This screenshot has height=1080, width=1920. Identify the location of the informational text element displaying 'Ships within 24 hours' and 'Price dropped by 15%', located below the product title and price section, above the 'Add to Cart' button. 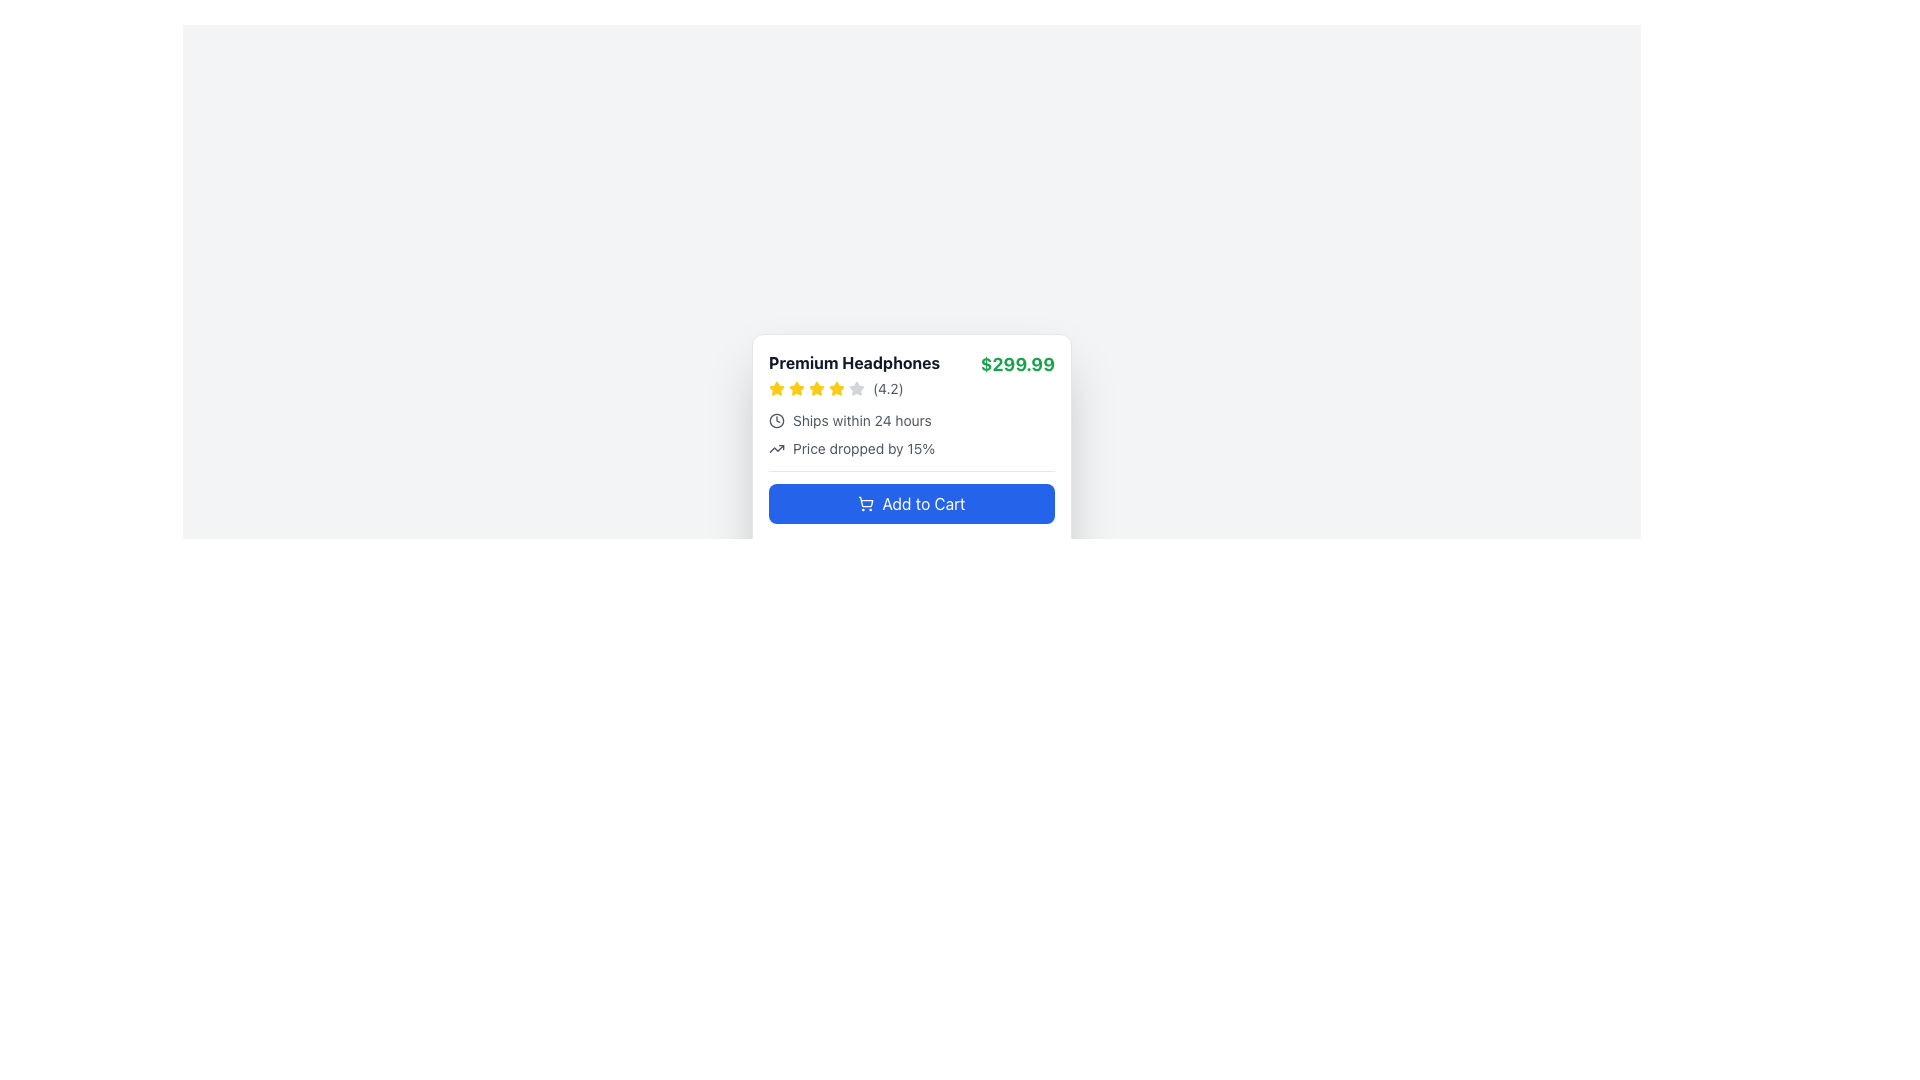
(911, 434).